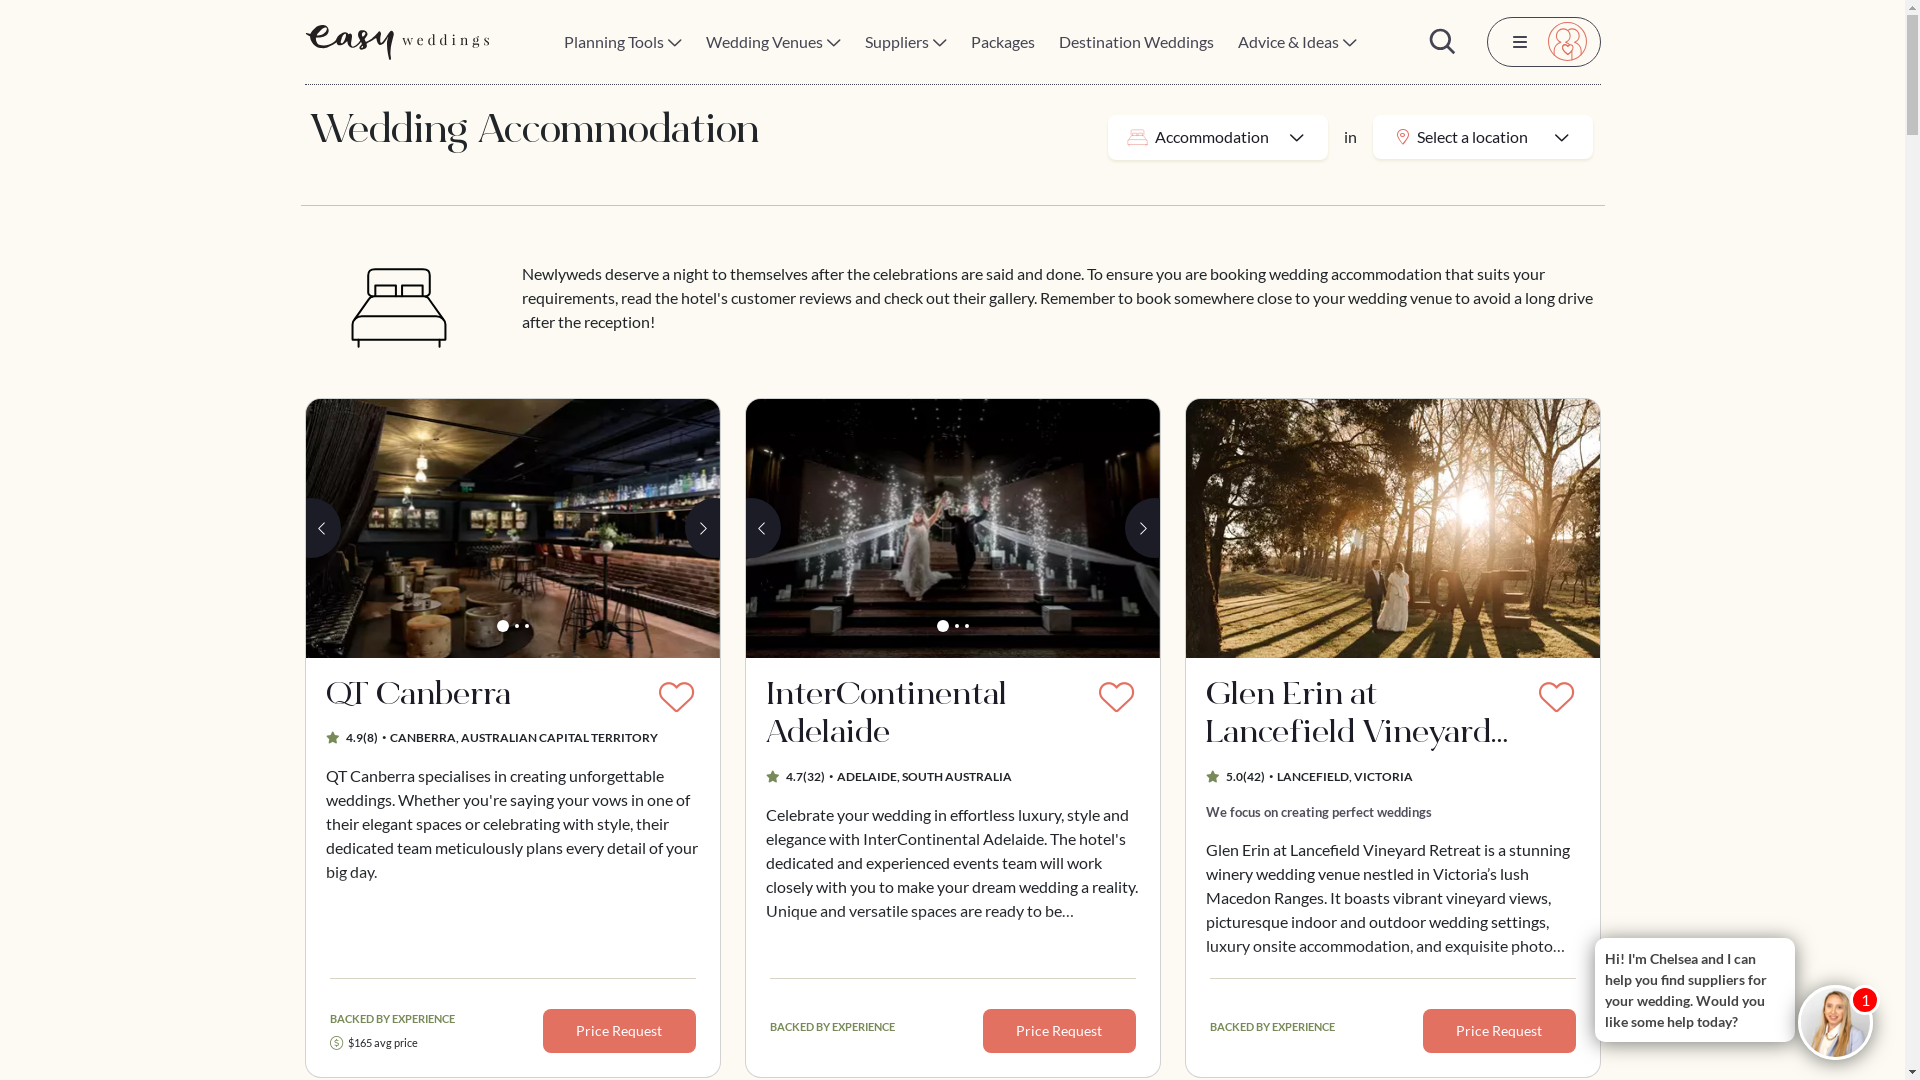  What do you see at coordinates (1499, 1030) in the screenshot?
I see `'Price Request'` at bounding box center [1499, 1030].